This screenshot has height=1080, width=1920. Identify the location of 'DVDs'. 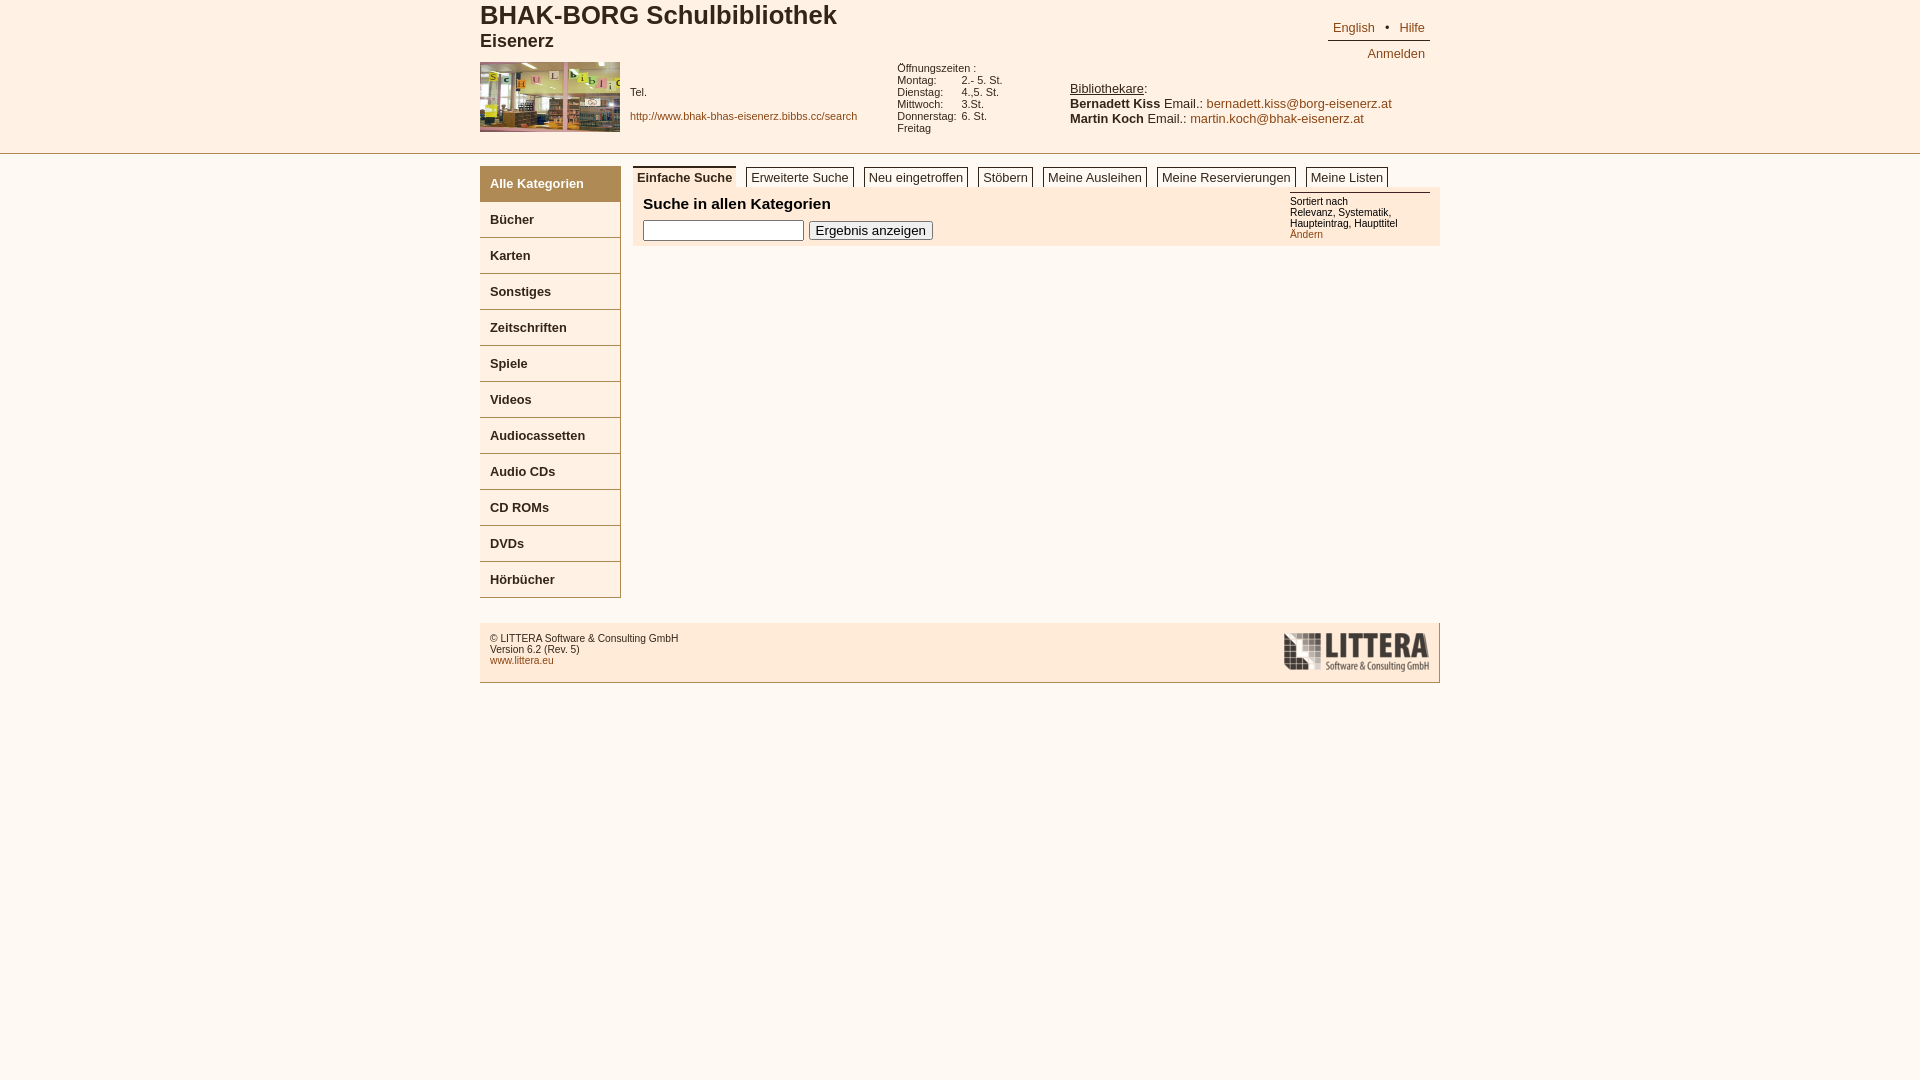
(550, 543).